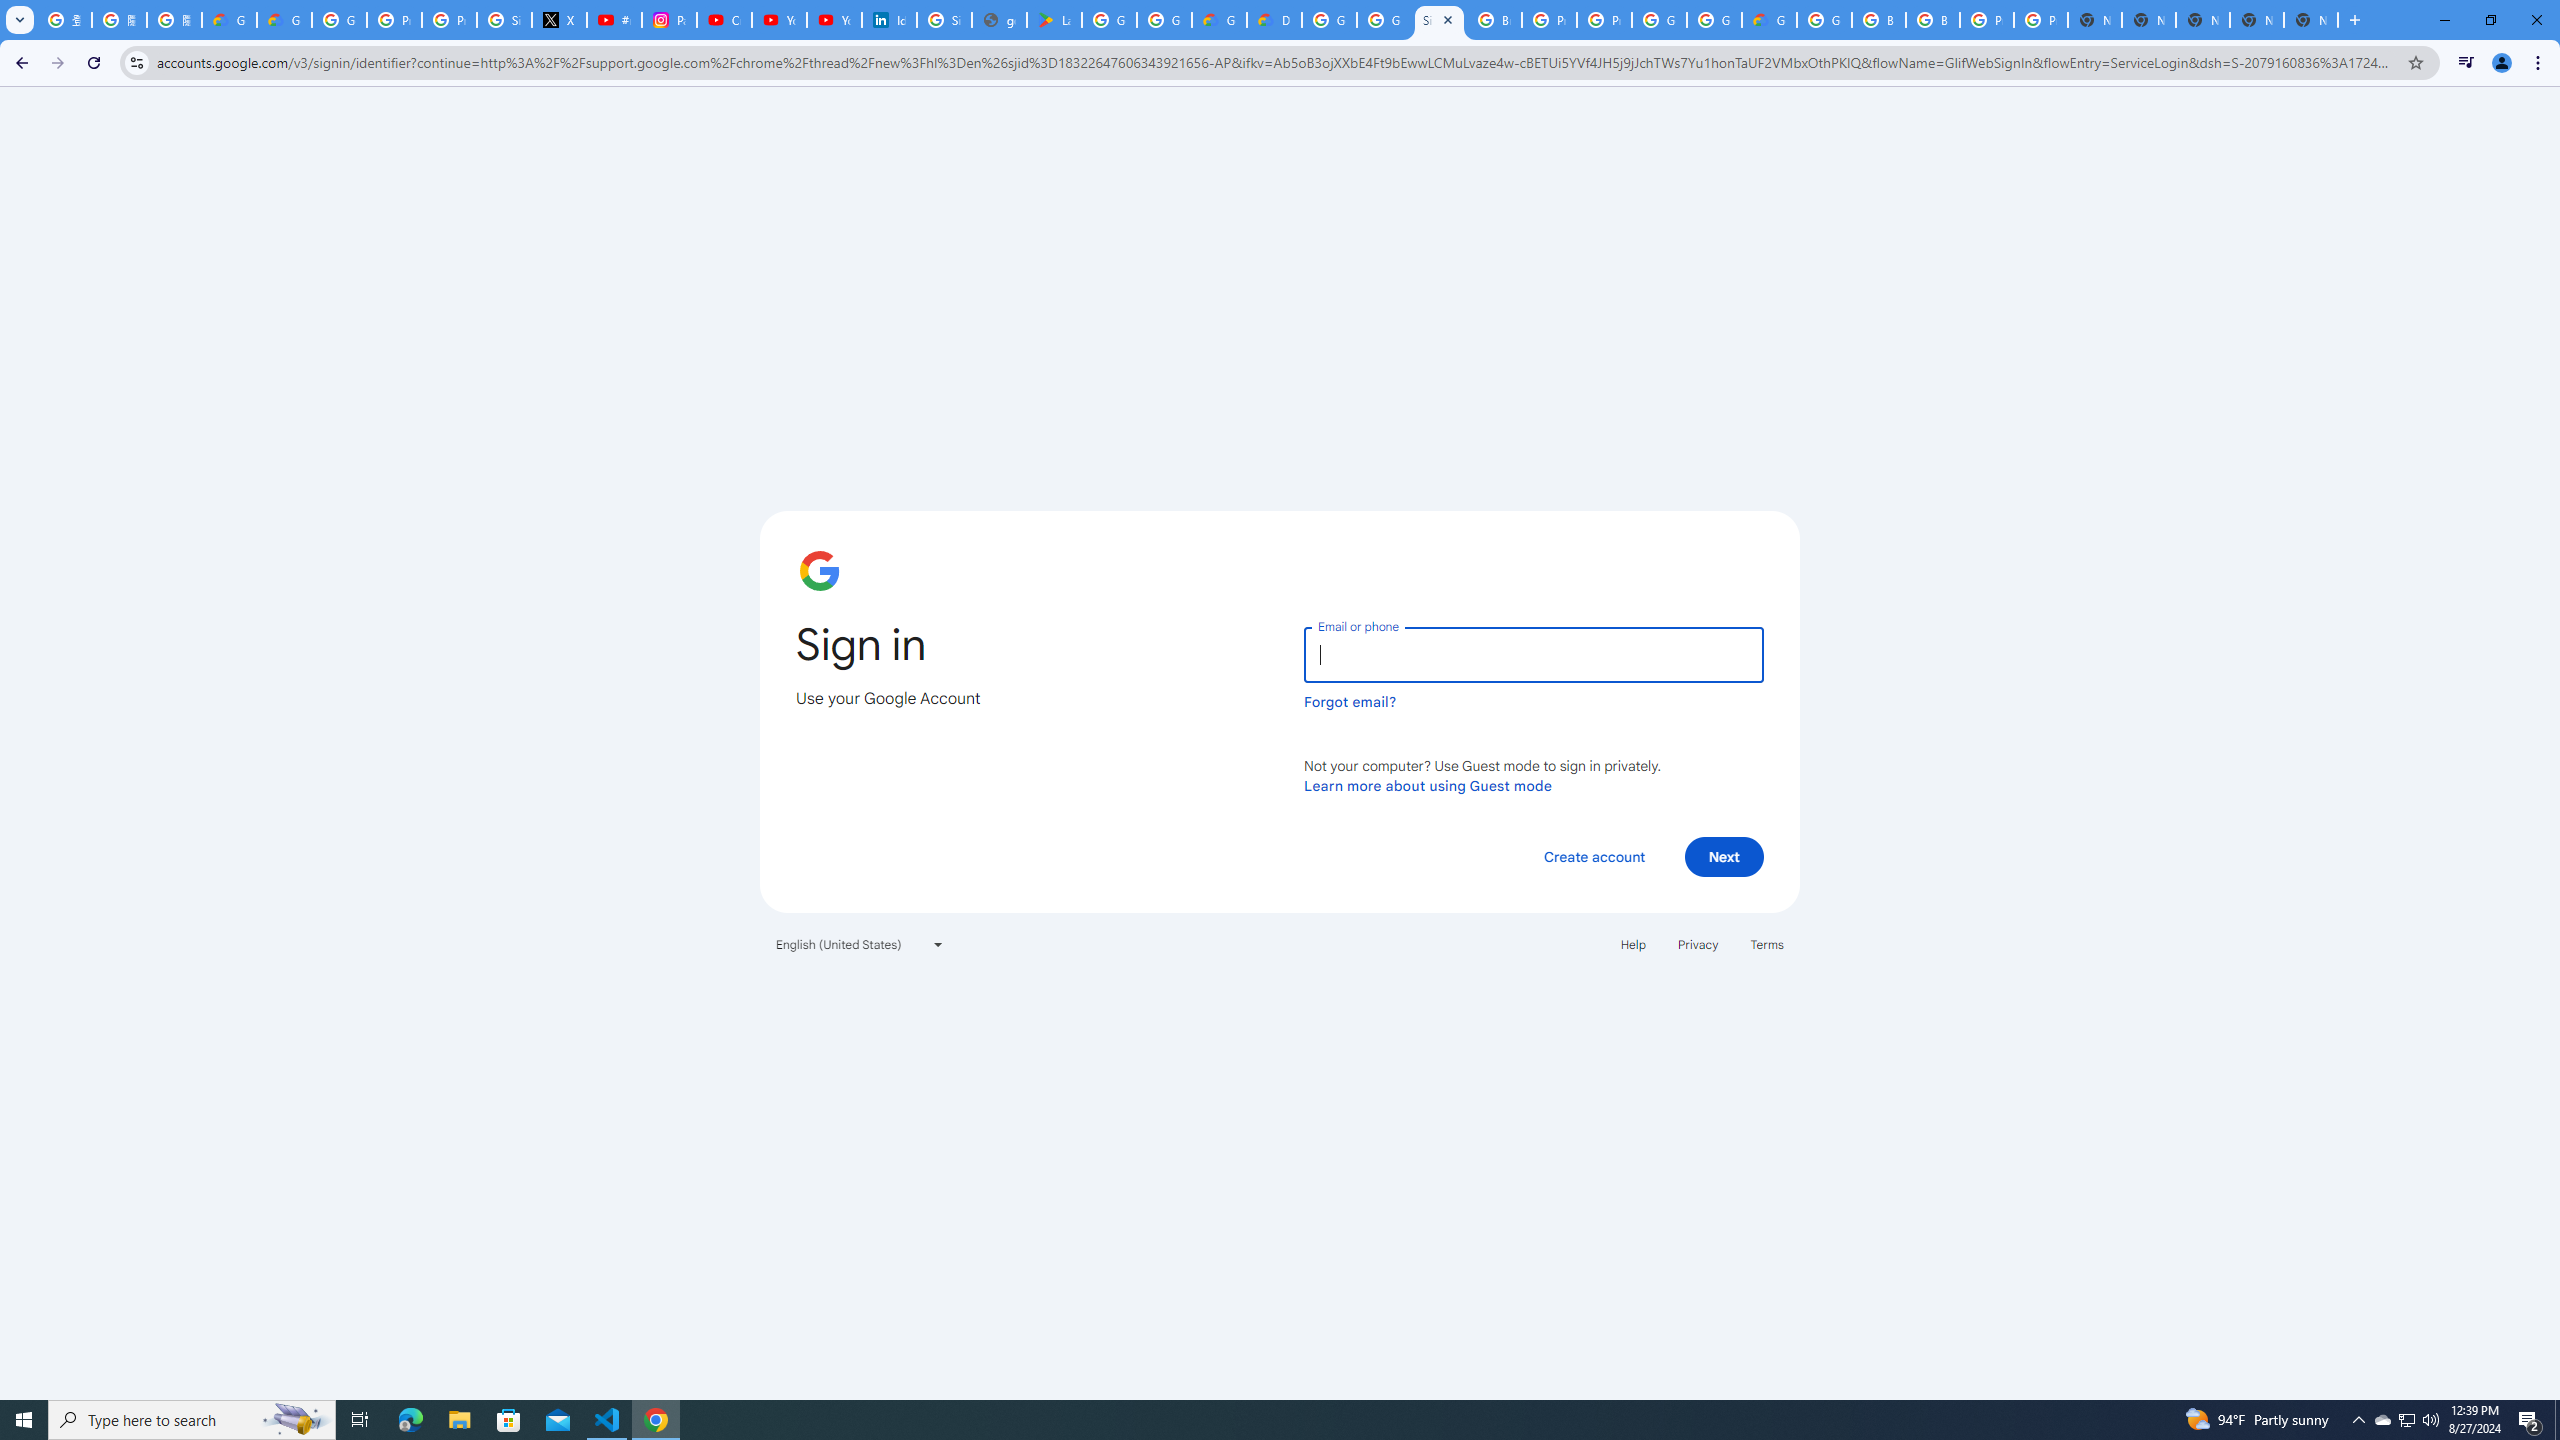  What do you see at coordinates (1053, 19) in the screenshot?
I see `'Last Shelter: Survival - Apps on Google Play'` at bounding box center [1053, 19].